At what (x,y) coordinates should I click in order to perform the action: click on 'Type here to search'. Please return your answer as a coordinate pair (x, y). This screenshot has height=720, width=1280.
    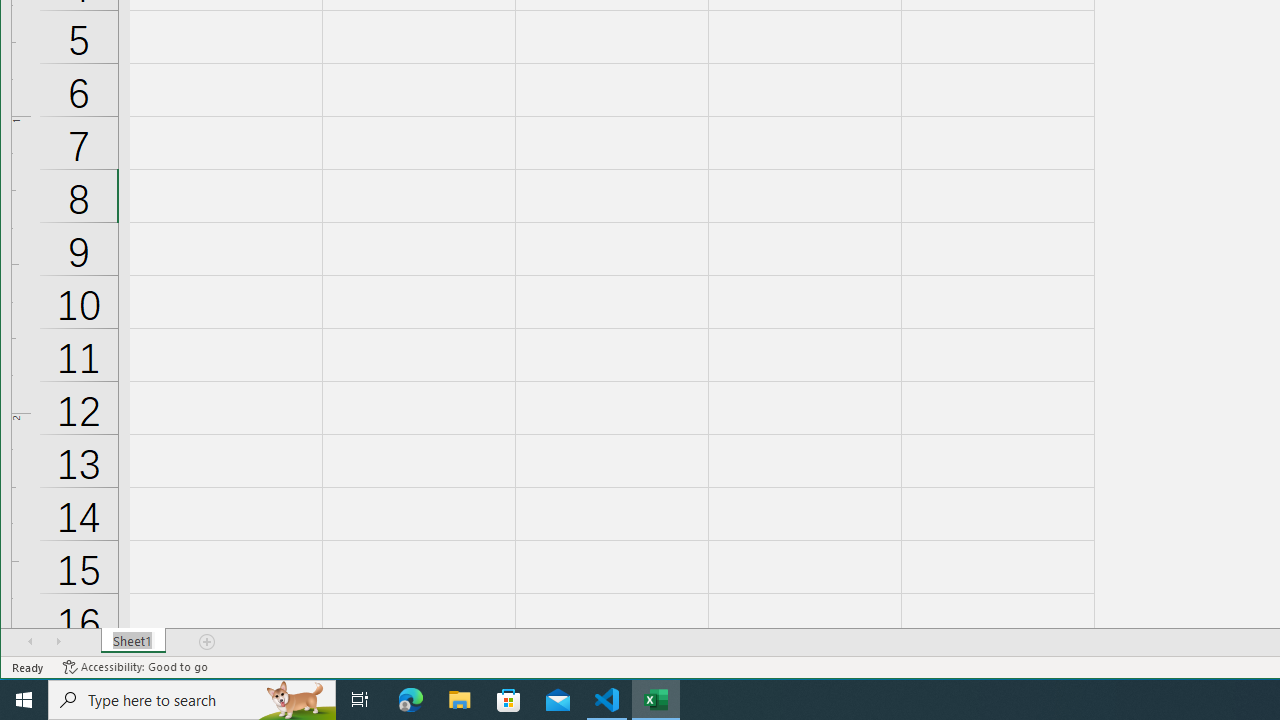
    Looking at the image, I should click on (192, 698).